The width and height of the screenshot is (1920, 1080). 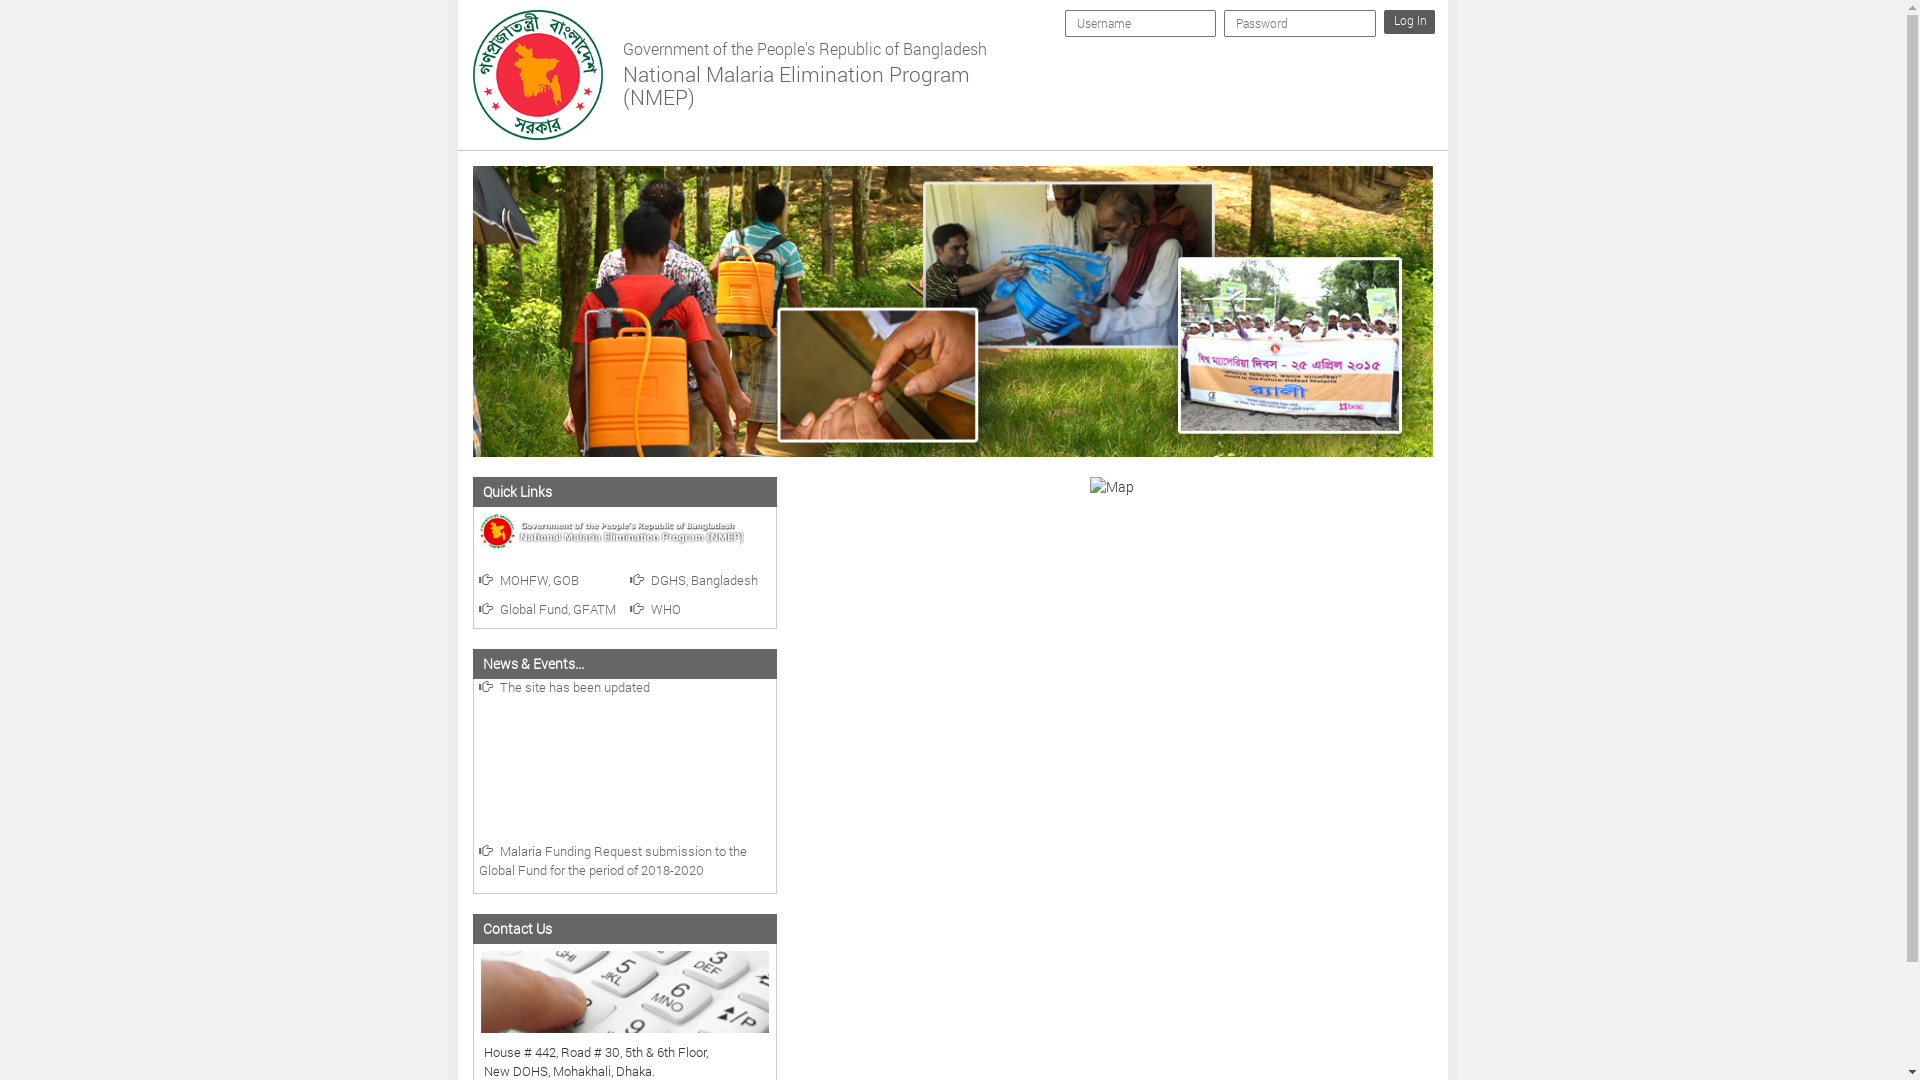 What do you see at coordinates (546, 608) in the screenshot?
I see `'Global Fund, GFATM'` at bounding box center [546, 608].